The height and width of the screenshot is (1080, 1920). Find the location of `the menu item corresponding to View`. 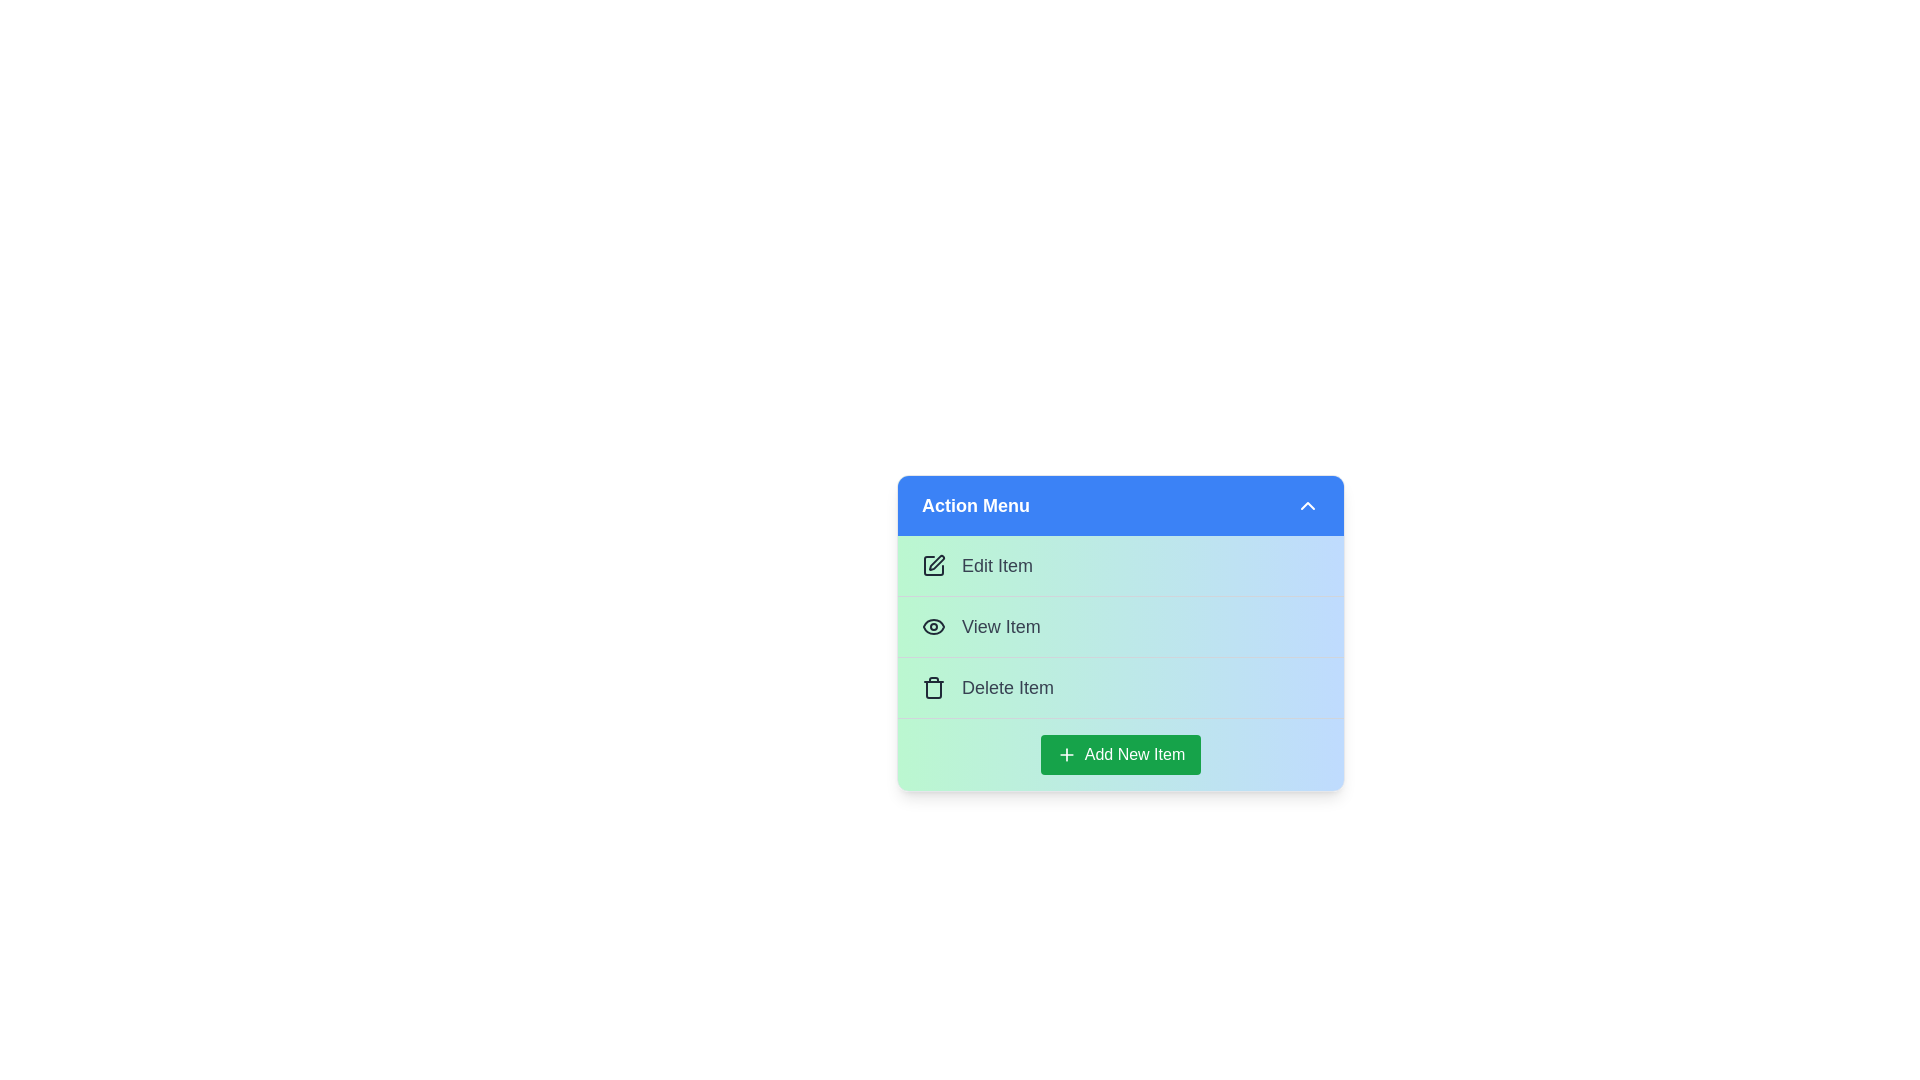

the menu item corresponding to View is located at coordinates (1121, 625).